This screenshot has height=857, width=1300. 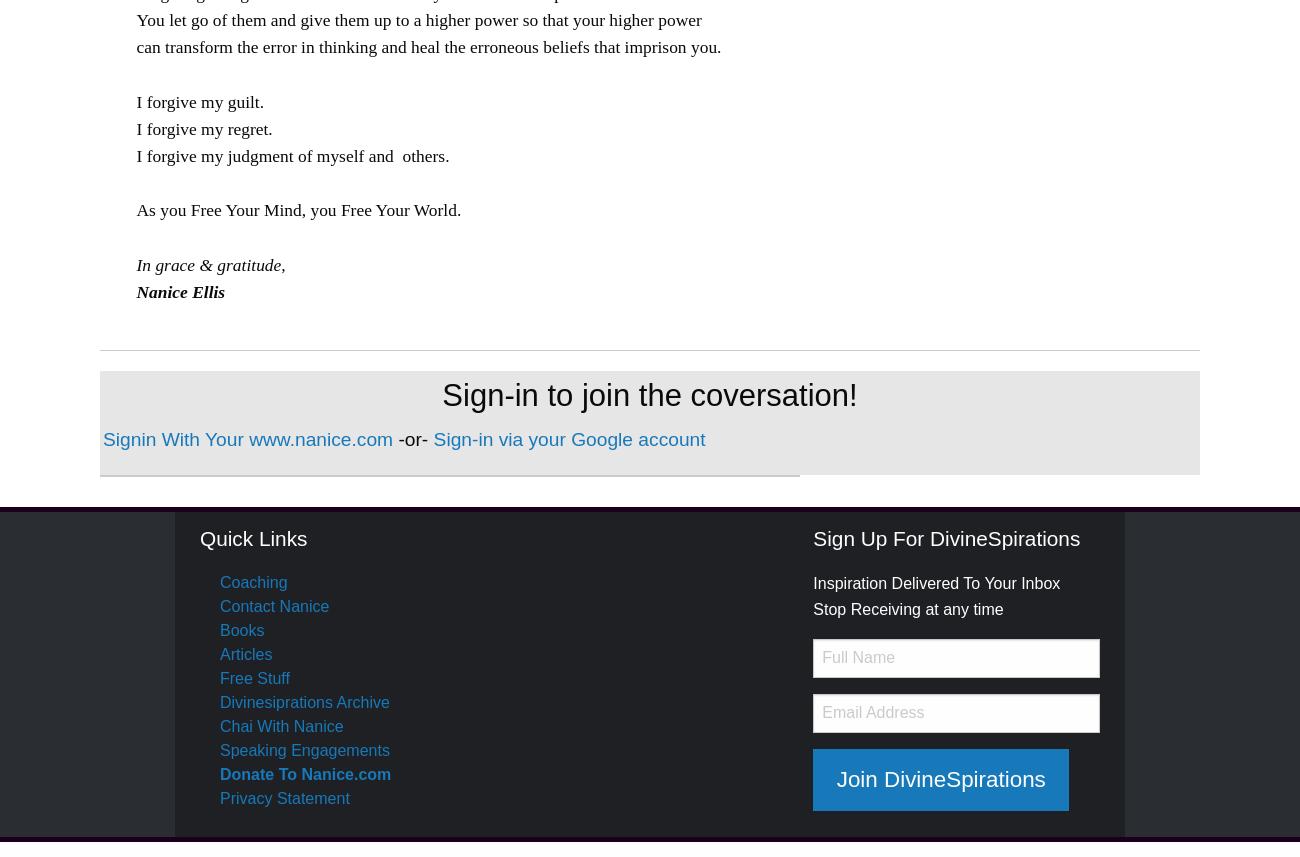 What do you see at coordinates (415, 438) in the screenshot?
I see `'-or-'` at bounding box center [415, 438].